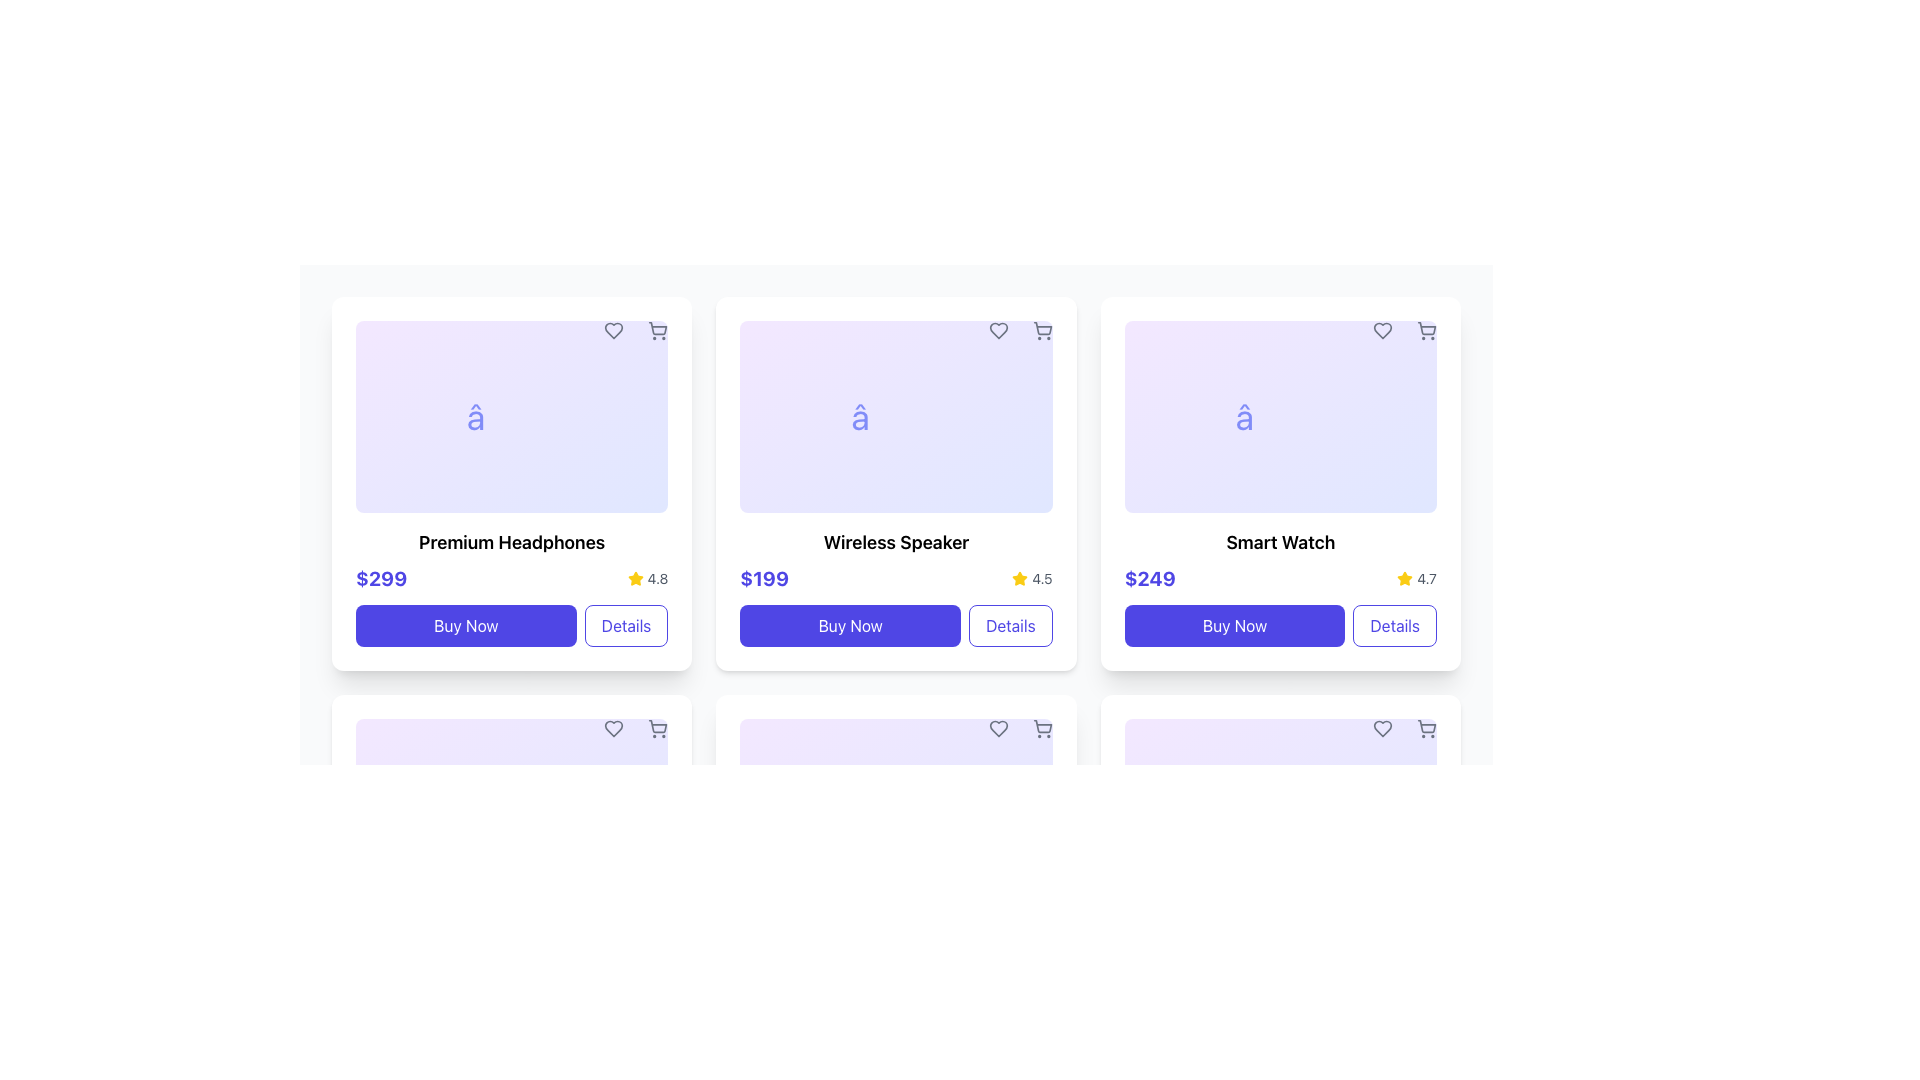 The image size is (1920, 1080). What do you see at coordinates (1381, 330) in the screenshot?
I see `the heart icon in the top-right corner of the 'Smart Watch' product card` at bounding box center [1381, 330].